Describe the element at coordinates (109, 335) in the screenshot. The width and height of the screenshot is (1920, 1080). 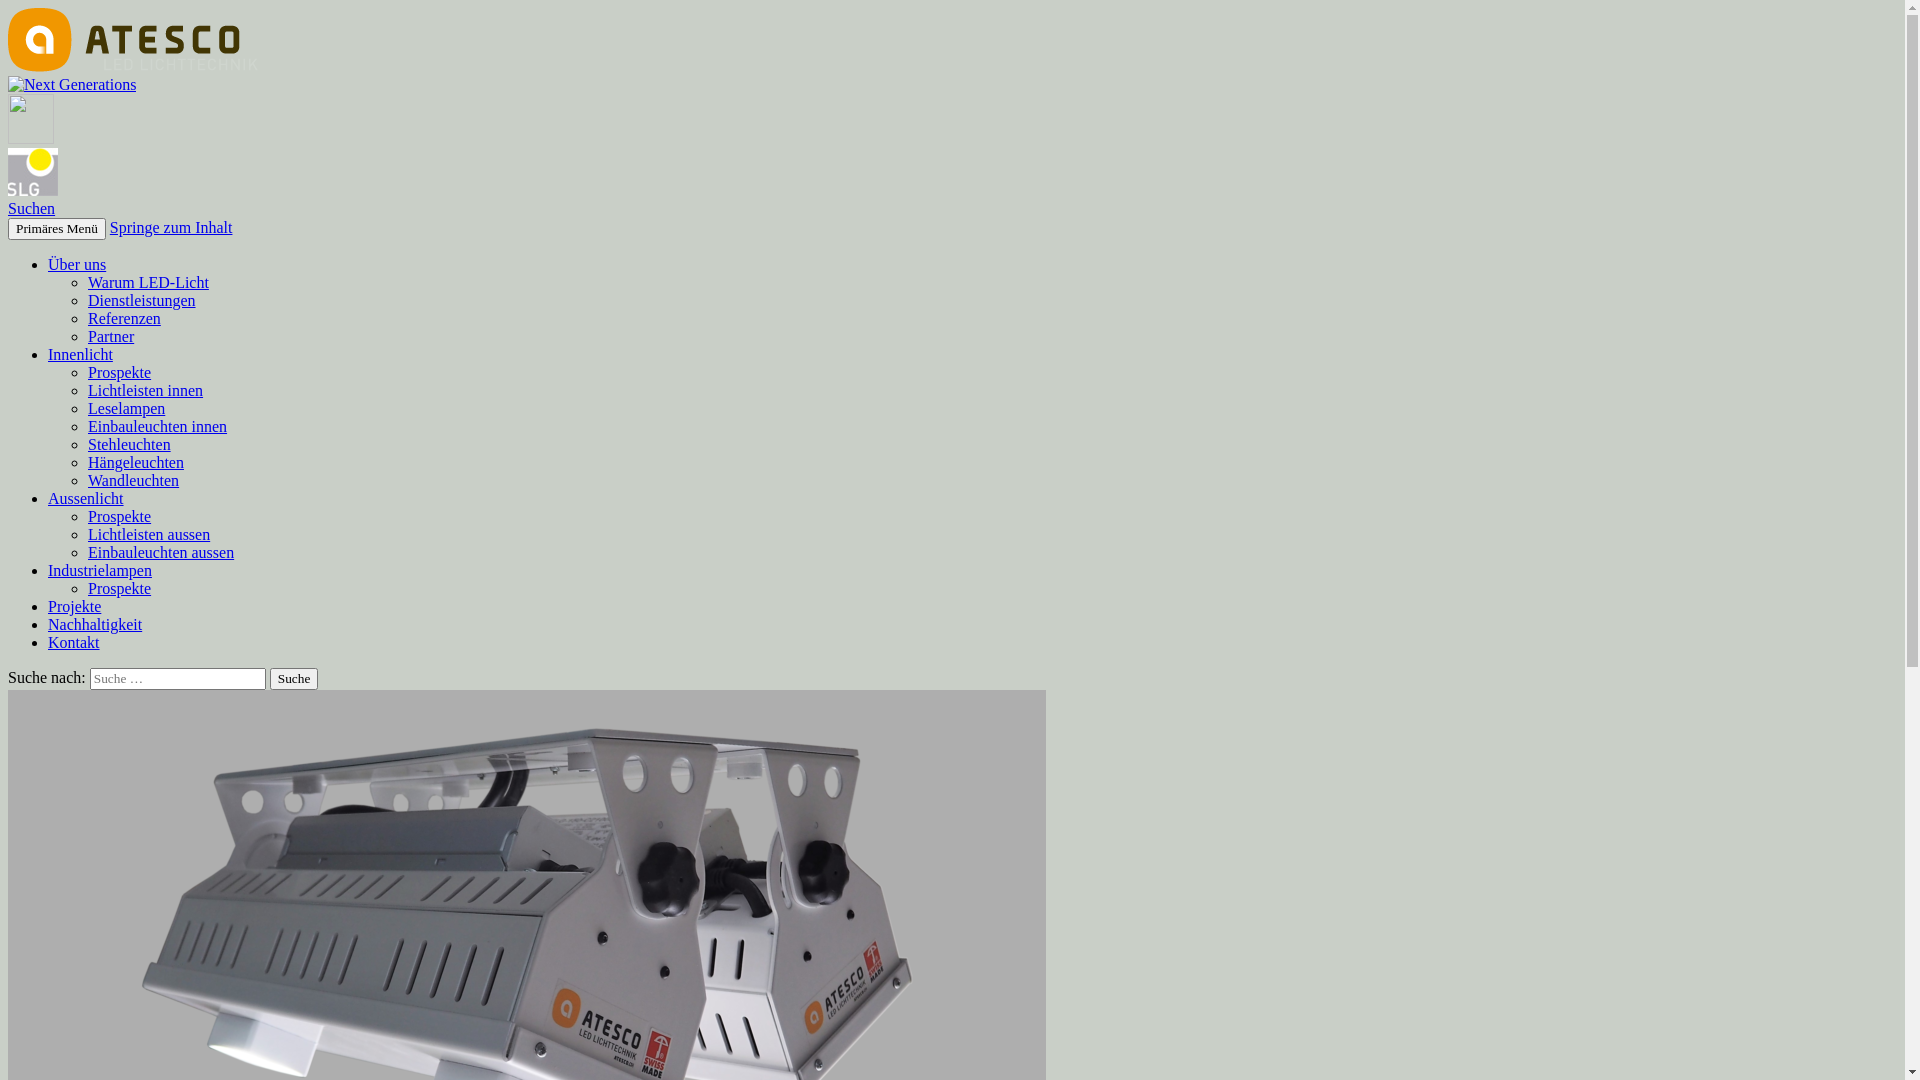
I see `'Partner'` at that location.